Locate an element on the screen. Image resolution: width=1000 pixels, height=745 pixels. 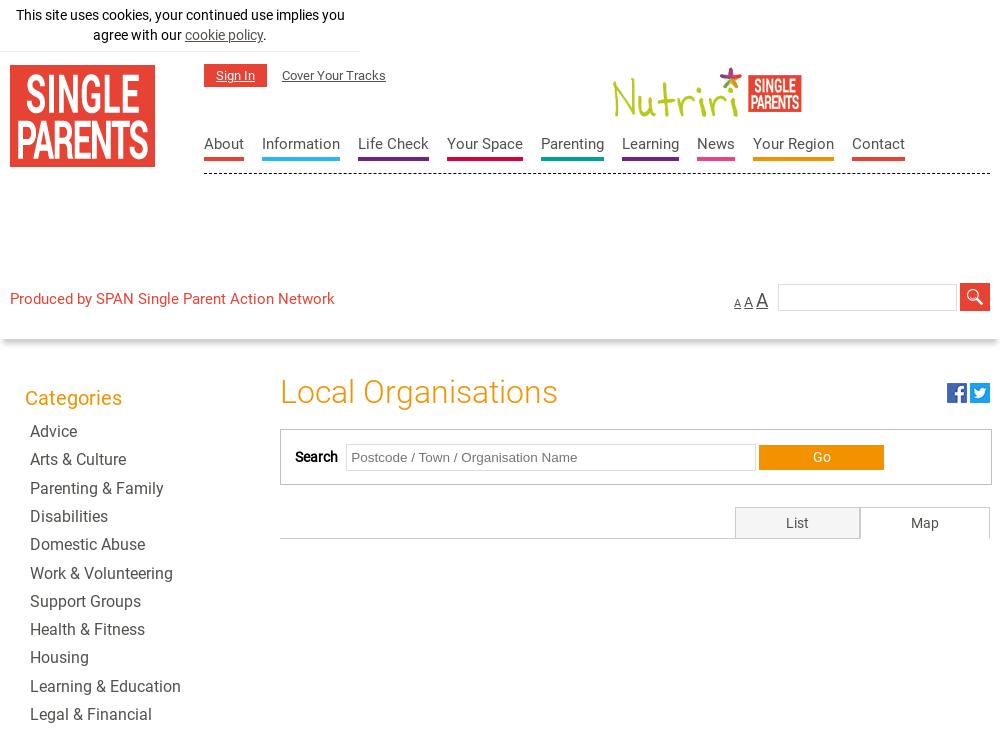
'Life Check' is located at coordinates (393, 144).